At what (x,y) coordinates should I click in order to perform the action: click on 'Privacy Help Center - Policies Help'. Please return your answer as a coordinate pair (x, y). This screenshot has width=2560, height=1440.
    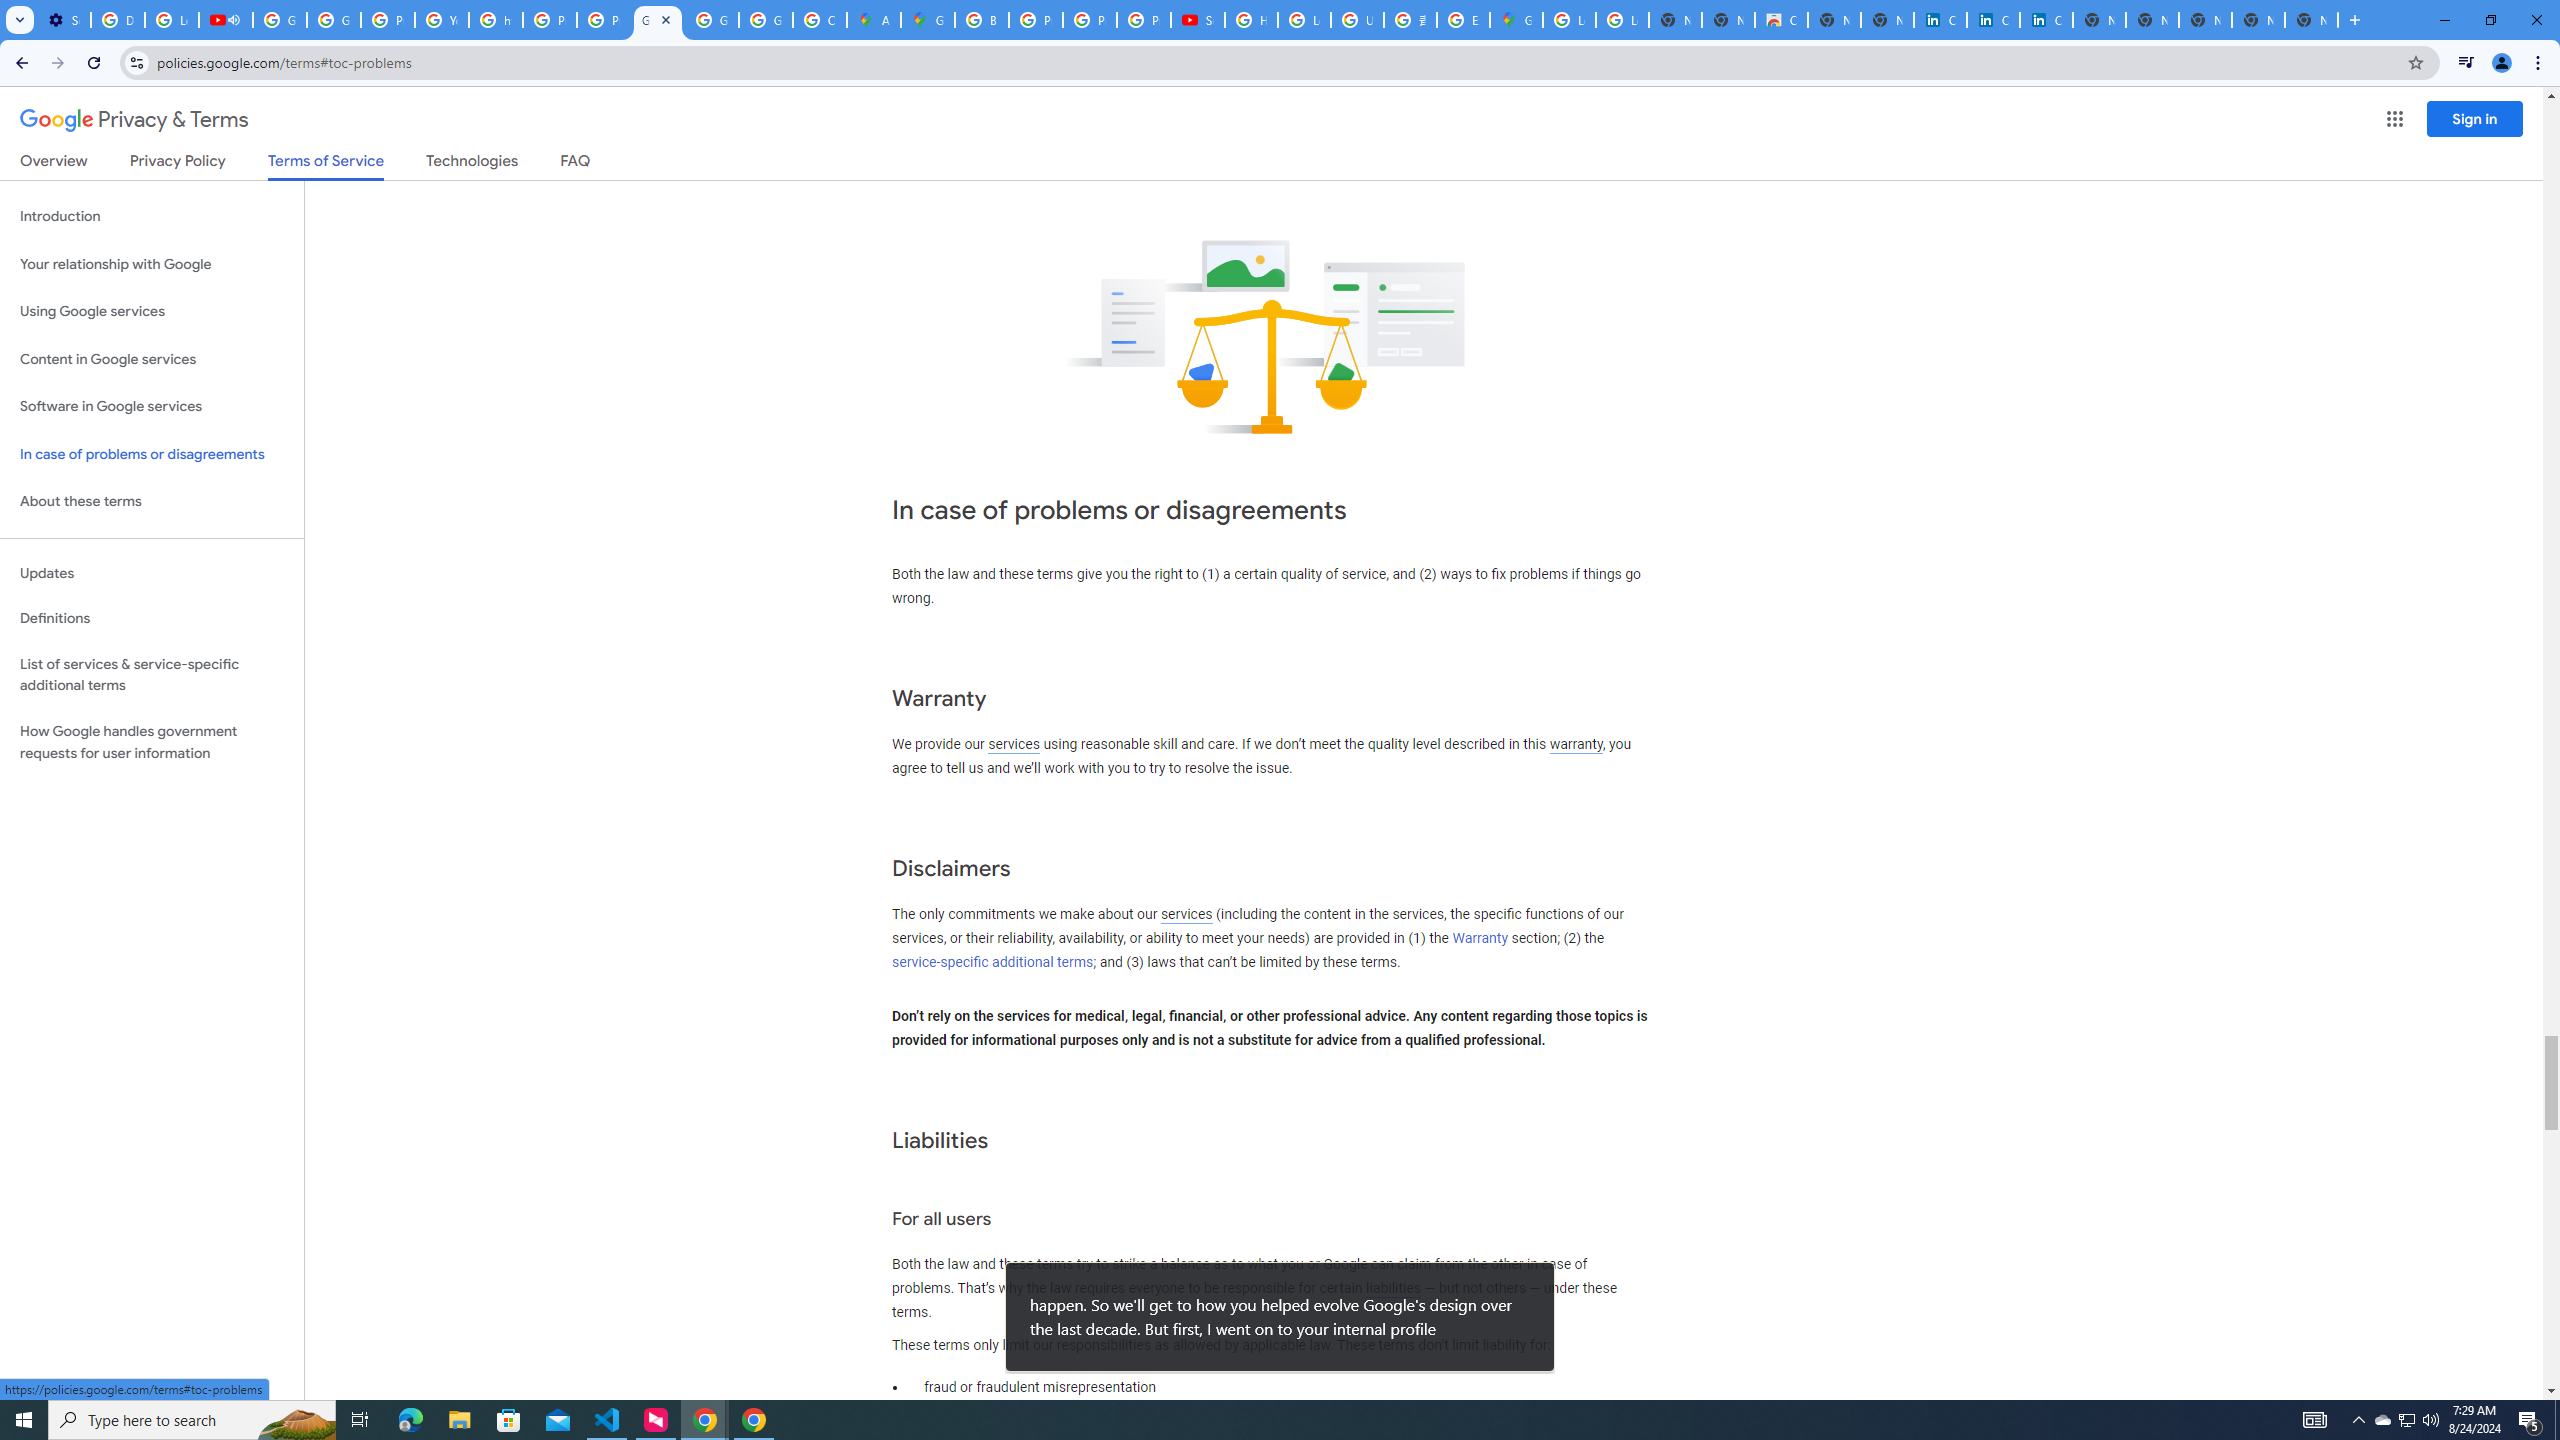
    Looking at the image, I should click on (1089, 19).